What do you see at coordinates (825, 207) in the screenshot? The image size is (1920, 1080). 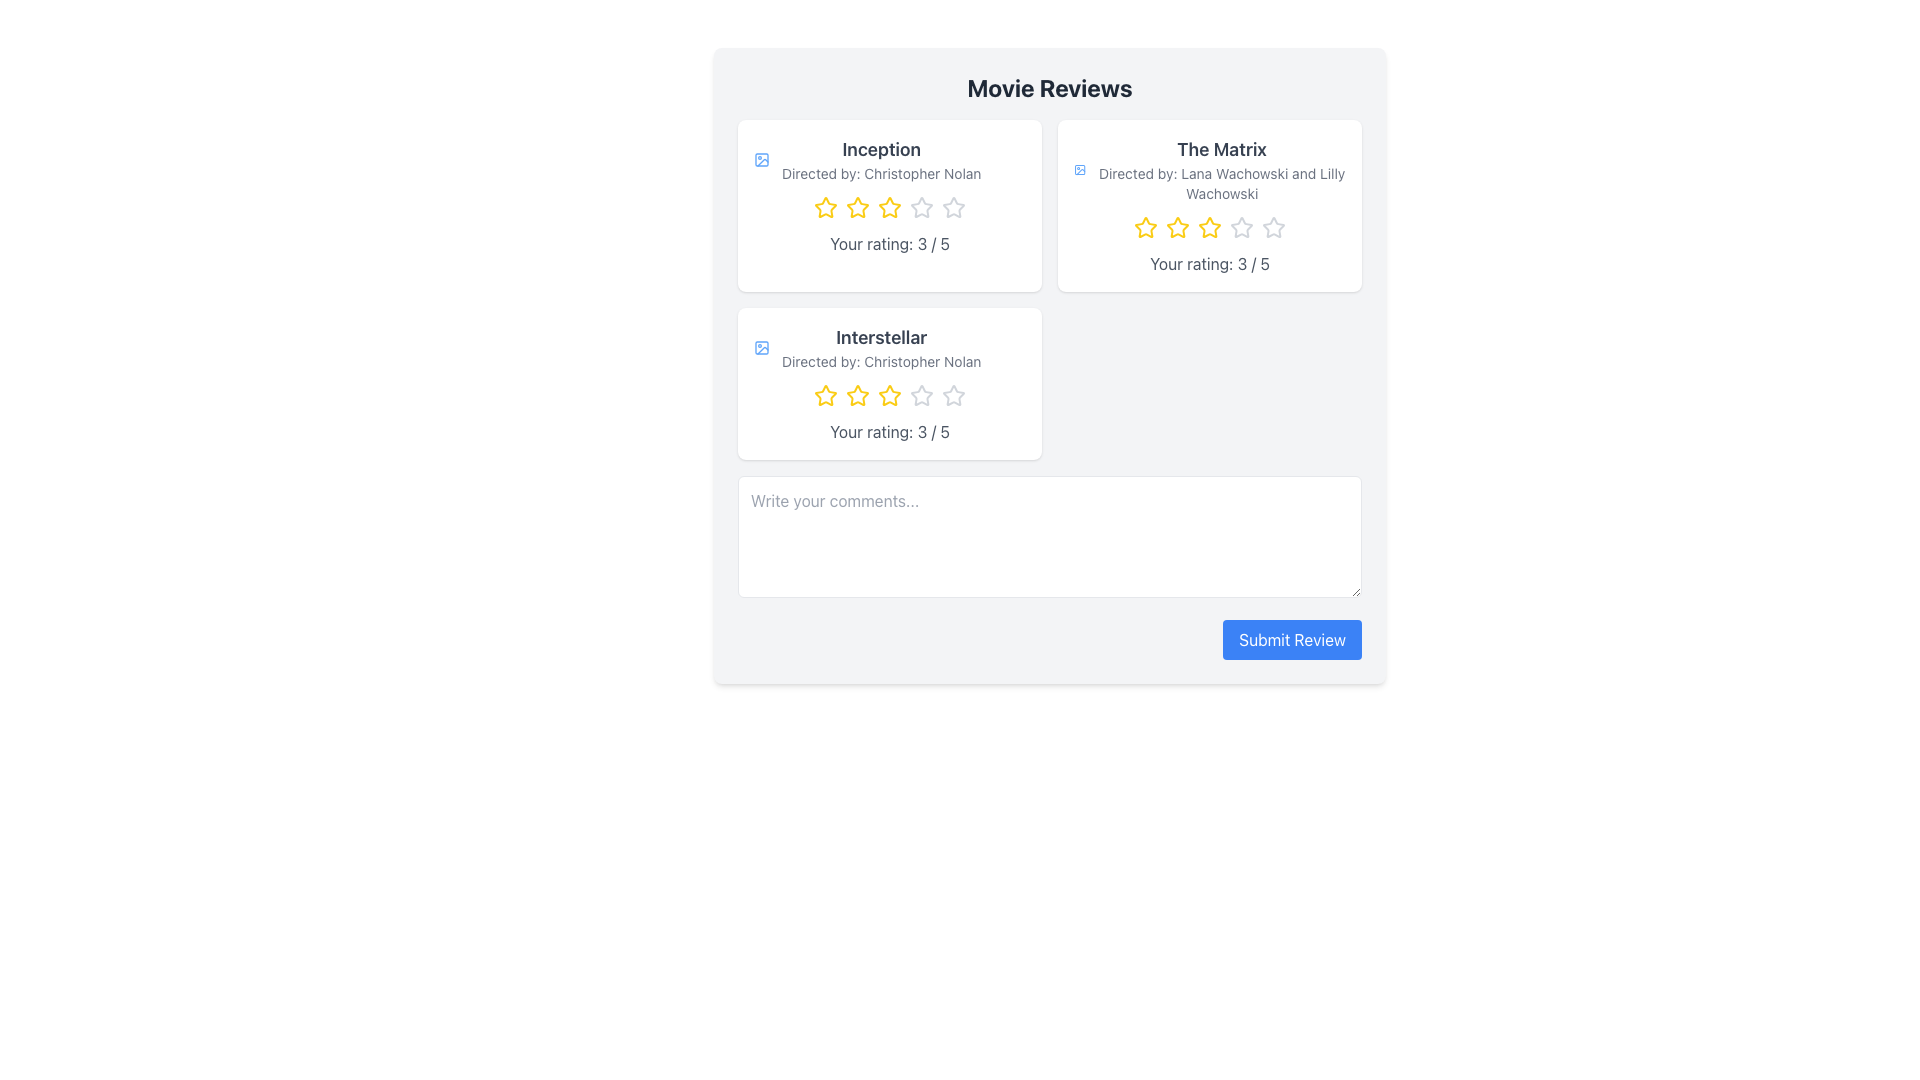 I see `the first star in the rating component for the movie 'Inception'` at bounding box center [825, 207].